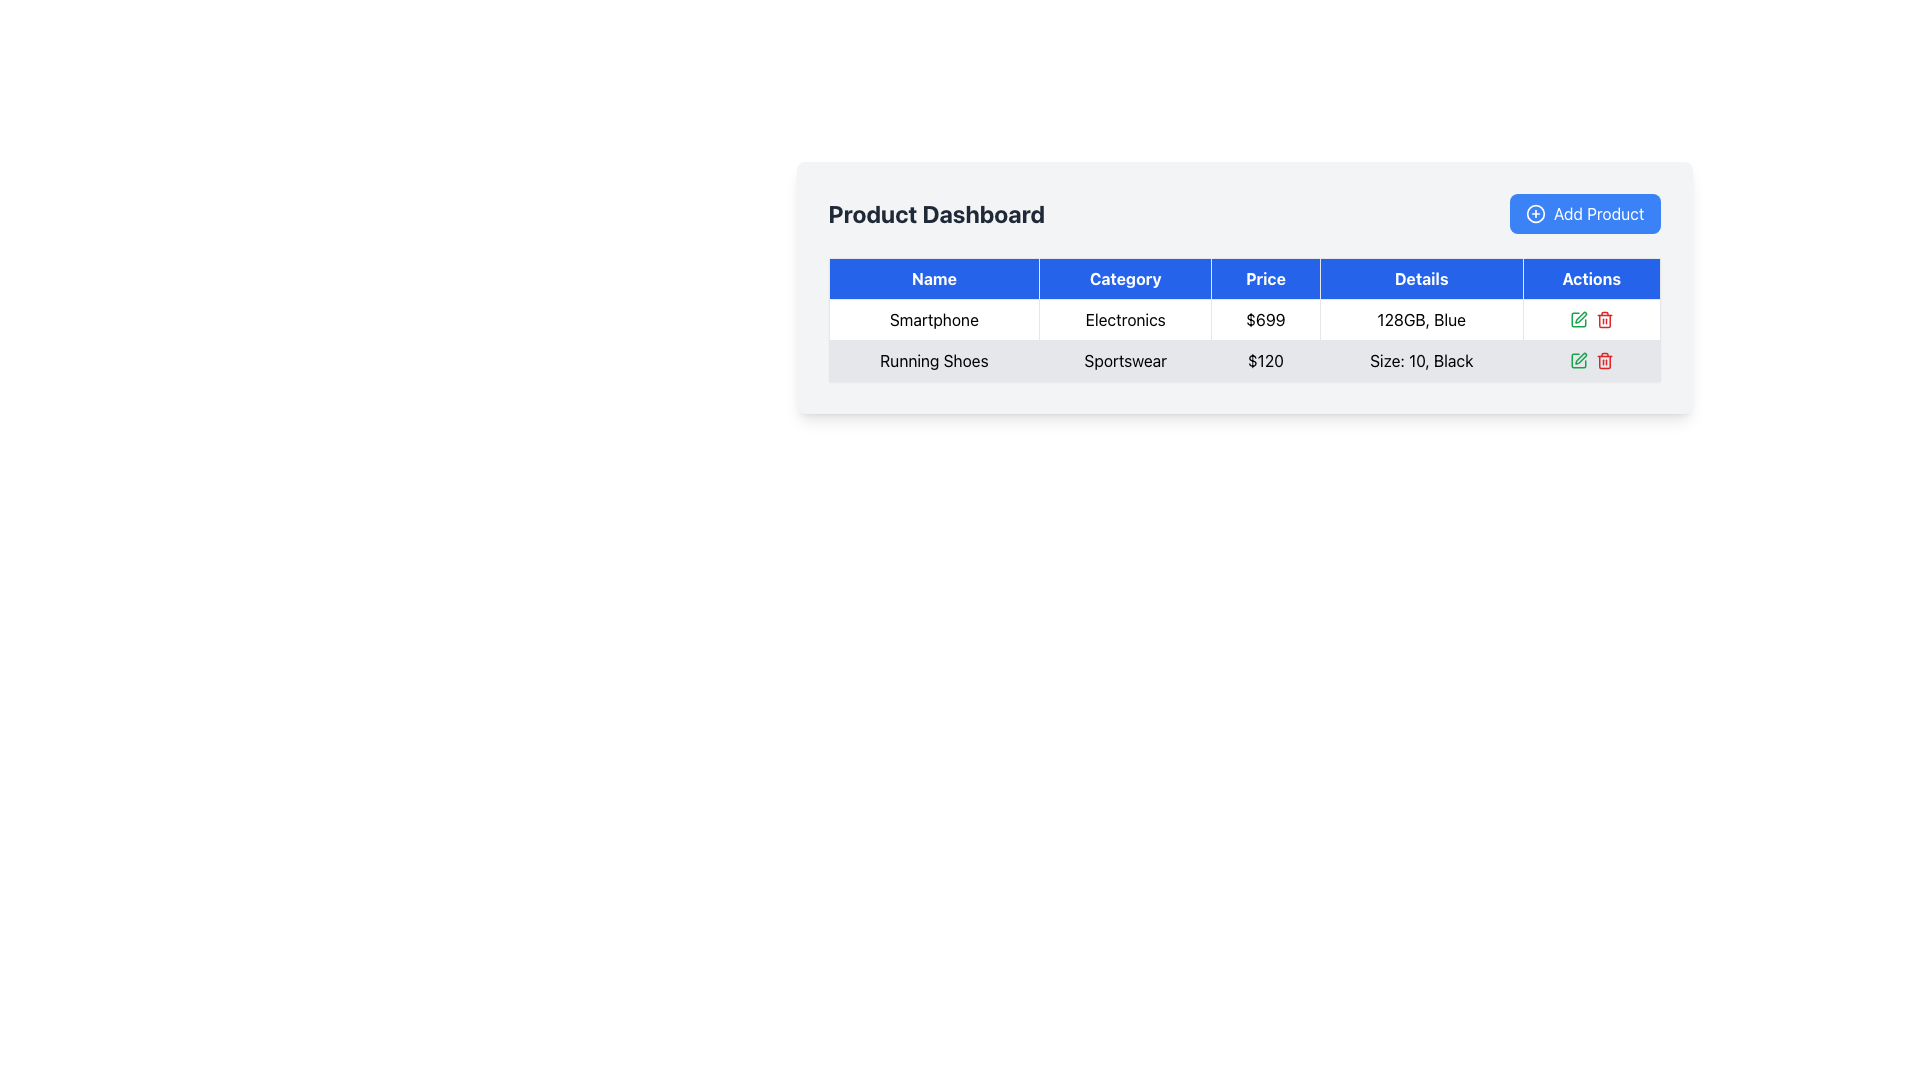 Image resolution: width=1920 pixels, height=1080 pixels. I want to click on the product name text label located in the 'Name' column of the second data row in the table, which serves as an identifier for the associated product details, so click(933, 361).